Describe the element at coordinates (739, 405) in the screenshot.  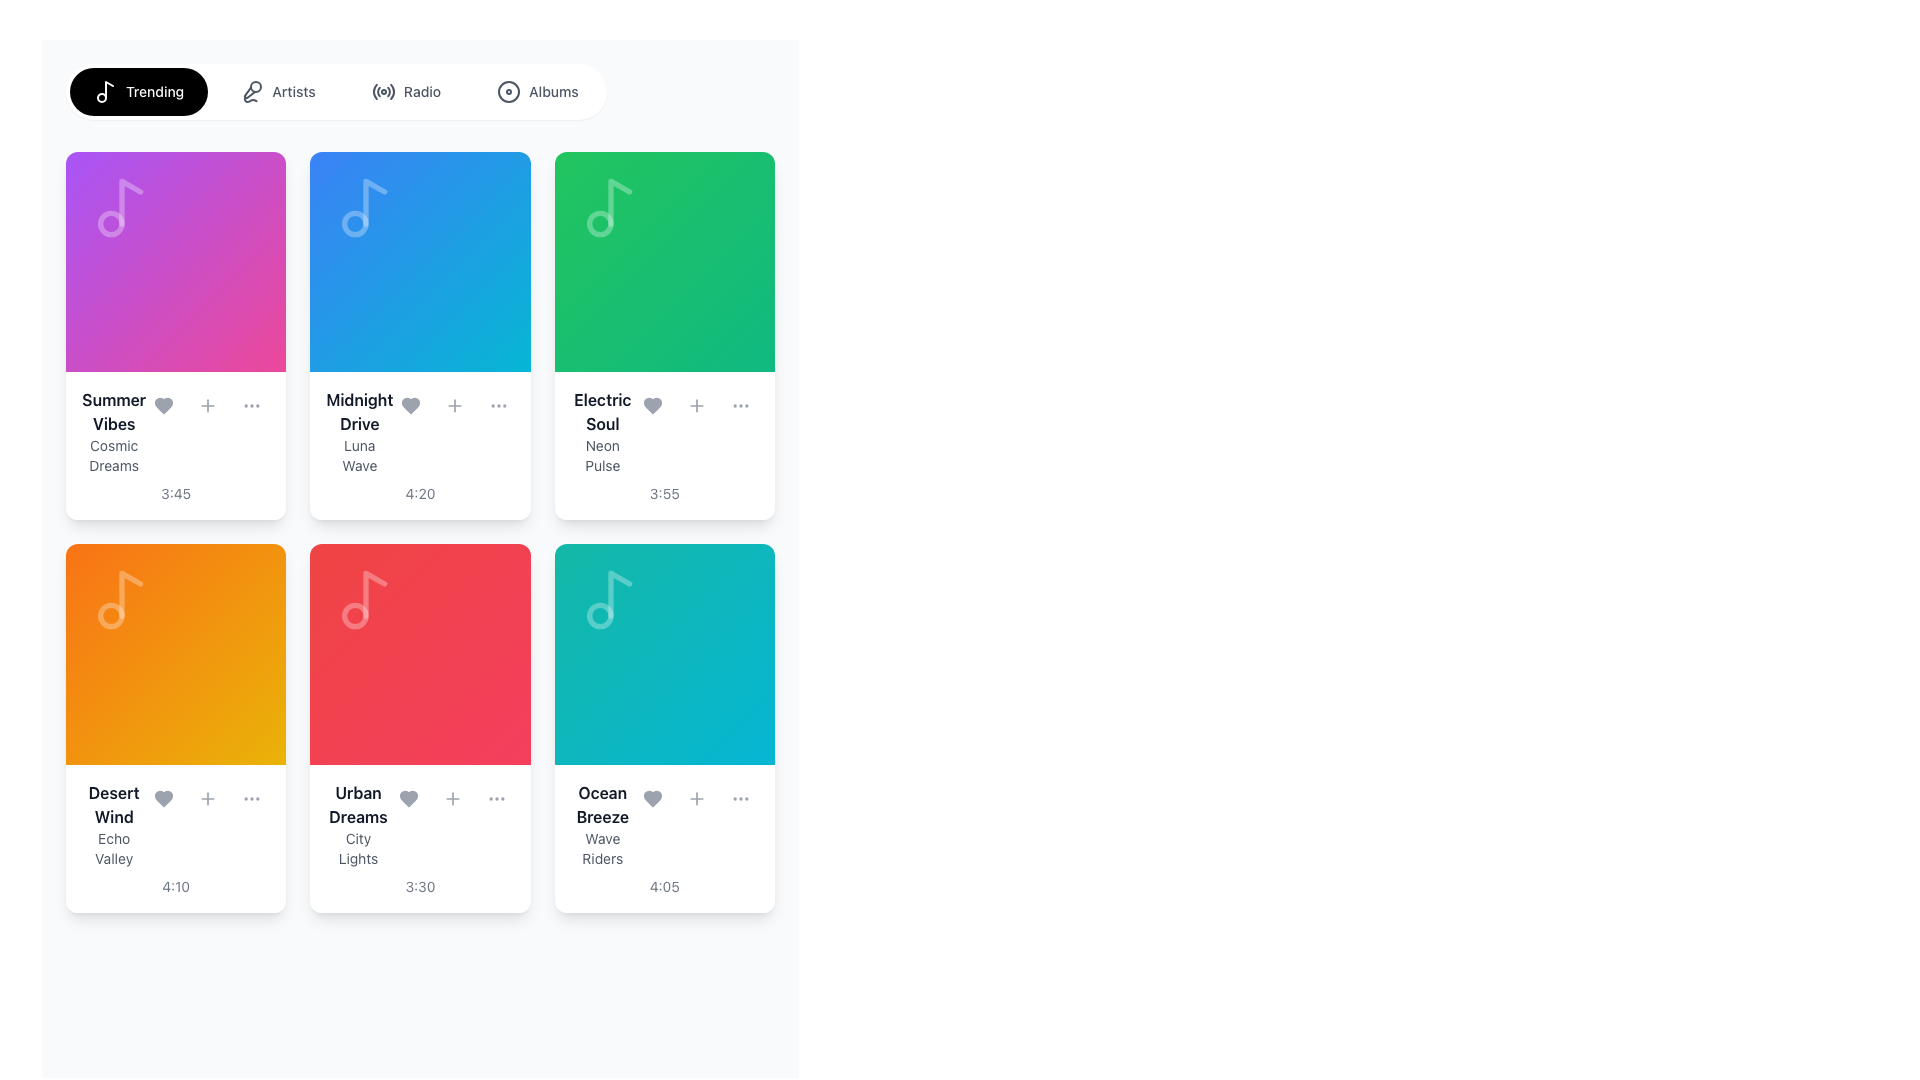
I see `the rightmost interactive icon in the controls section of the 'Electric Soul' track` at that location.